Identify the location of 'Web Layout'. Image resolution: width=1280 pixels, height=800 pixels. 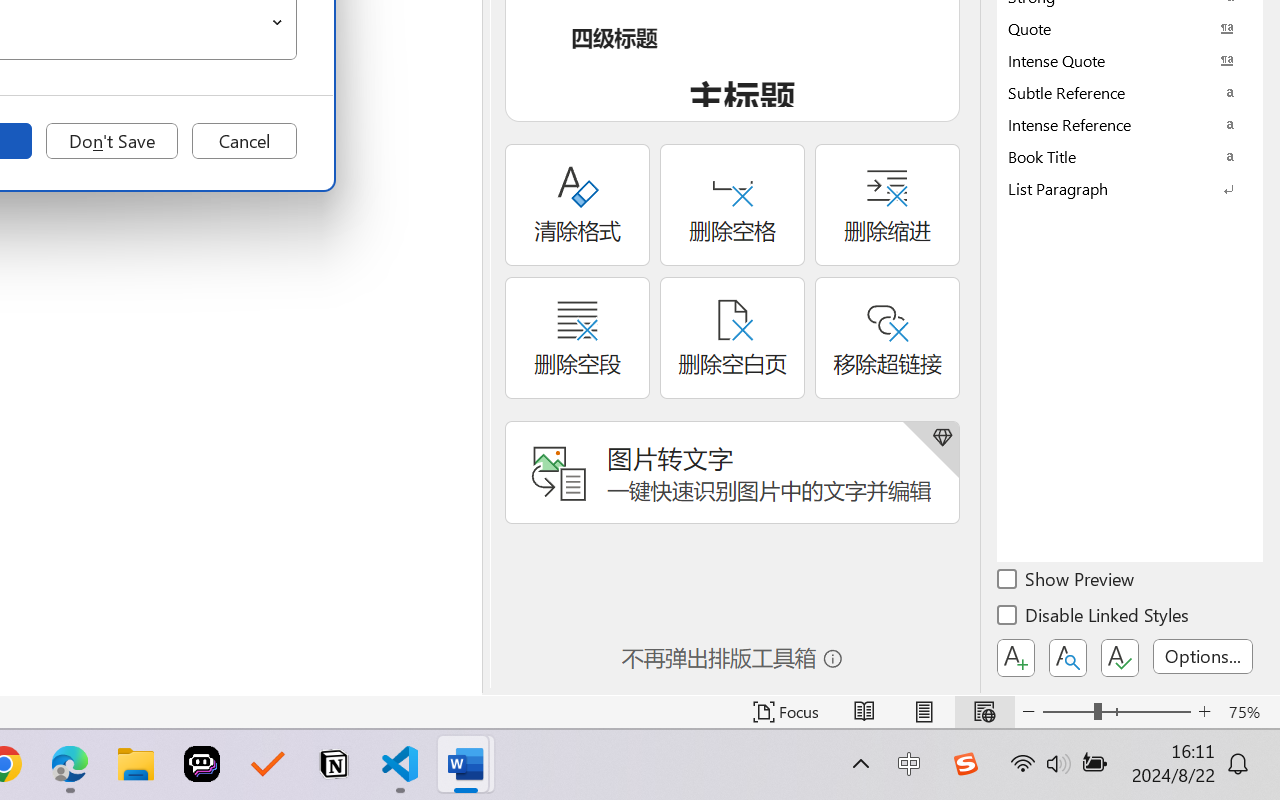
(984, 711).